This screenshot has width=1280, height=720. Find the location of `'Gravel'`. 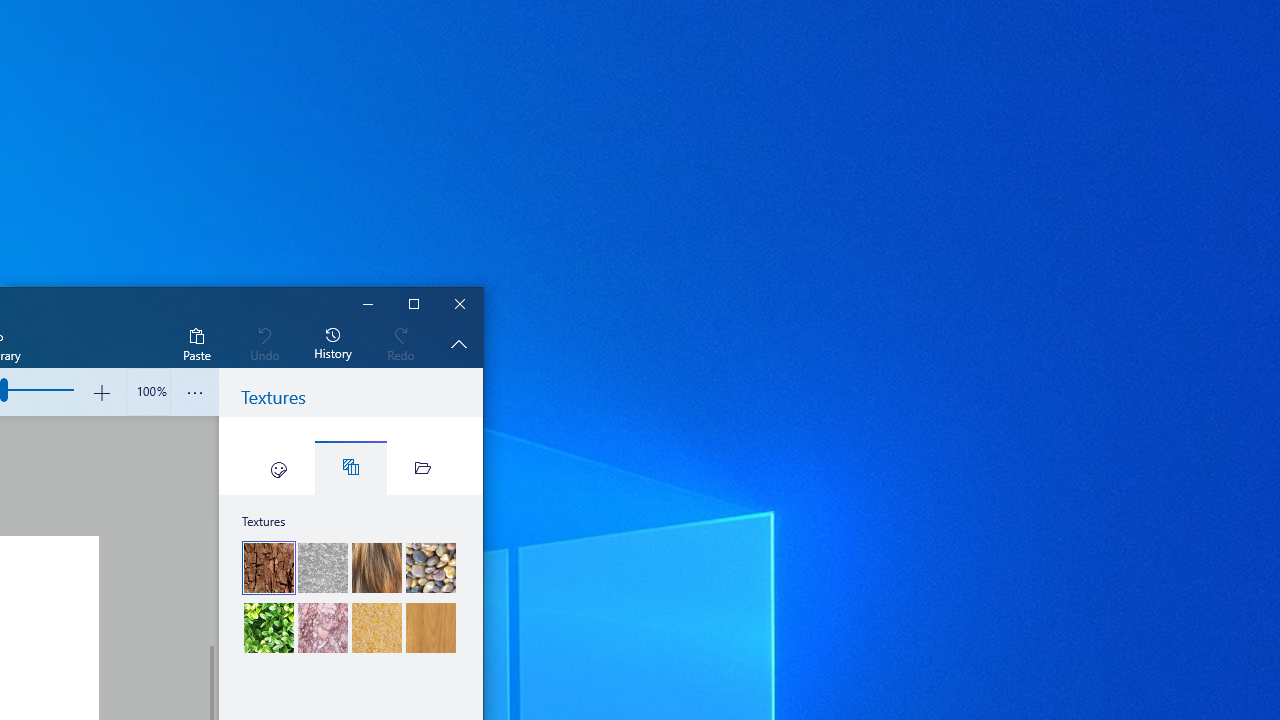

'Gravel' is located at coordinates (429, 568).